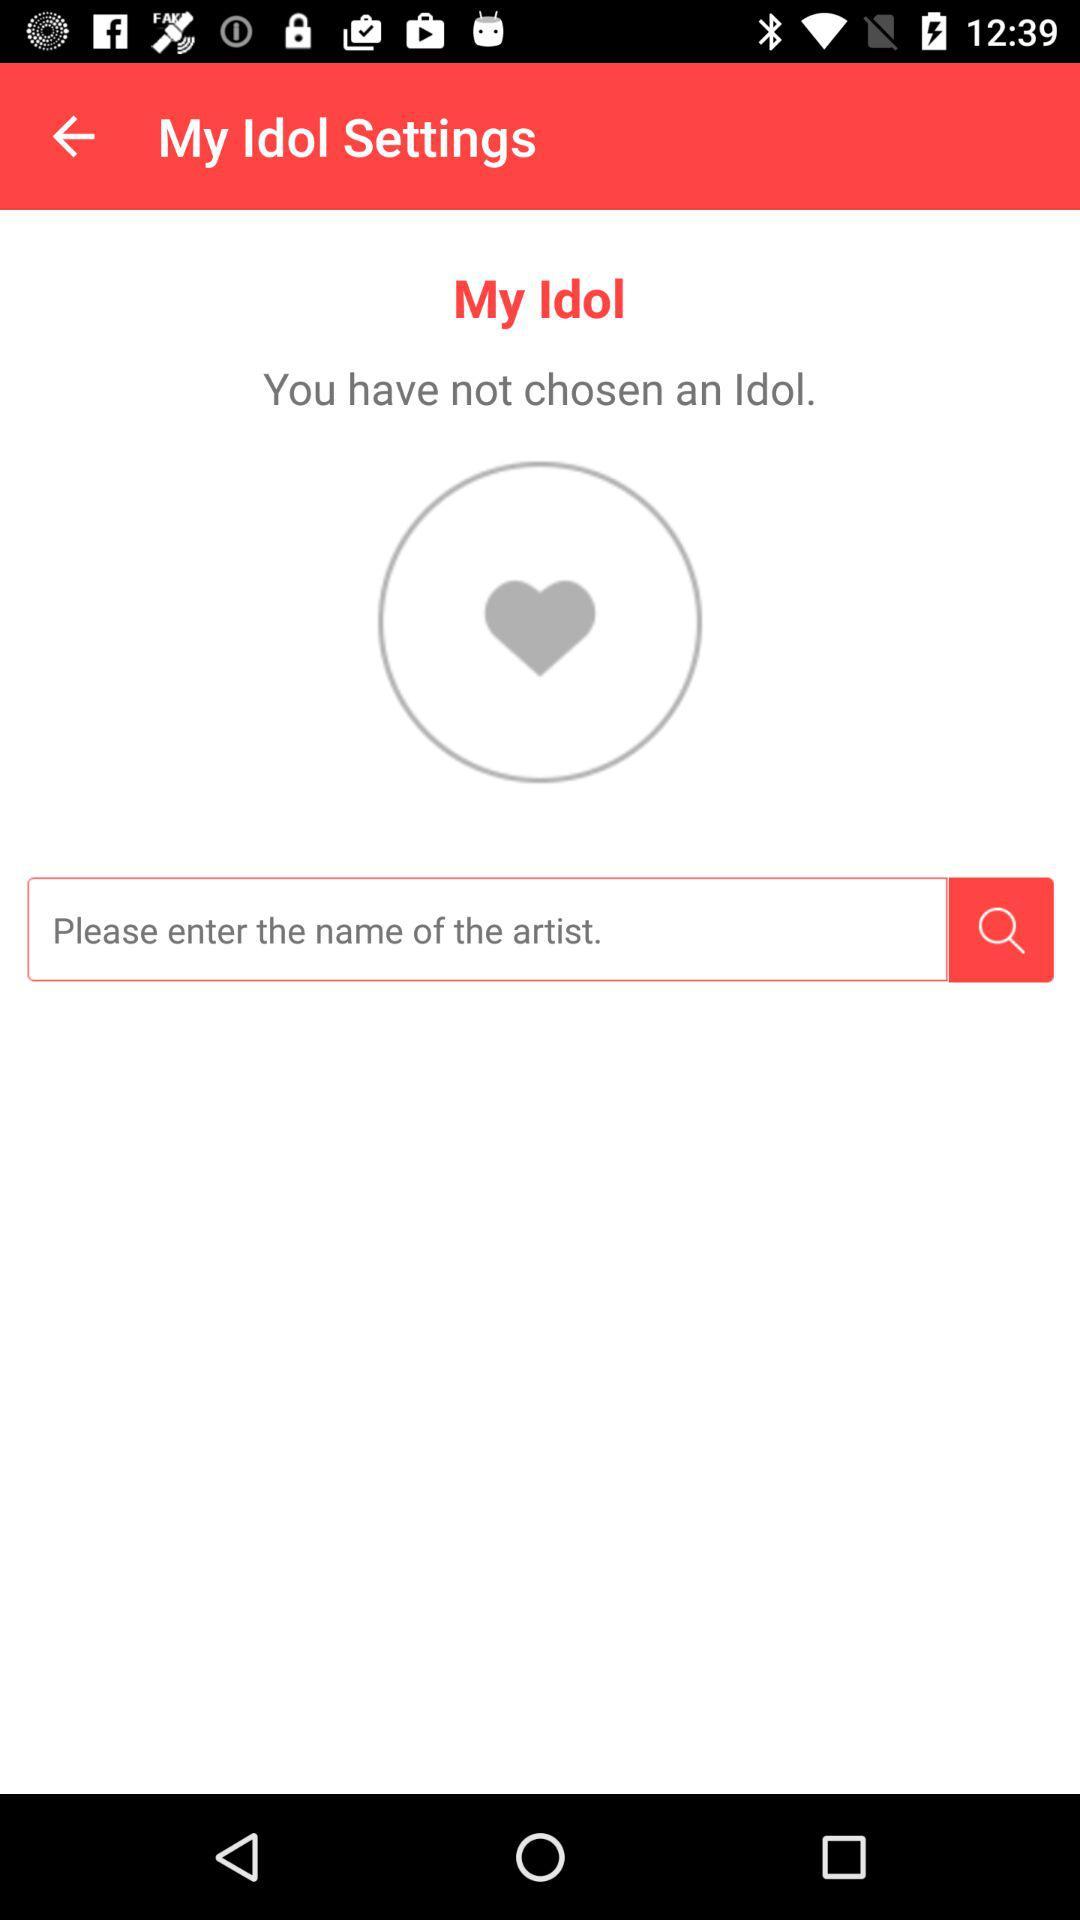  I want to click on search, so click(1001, 929).